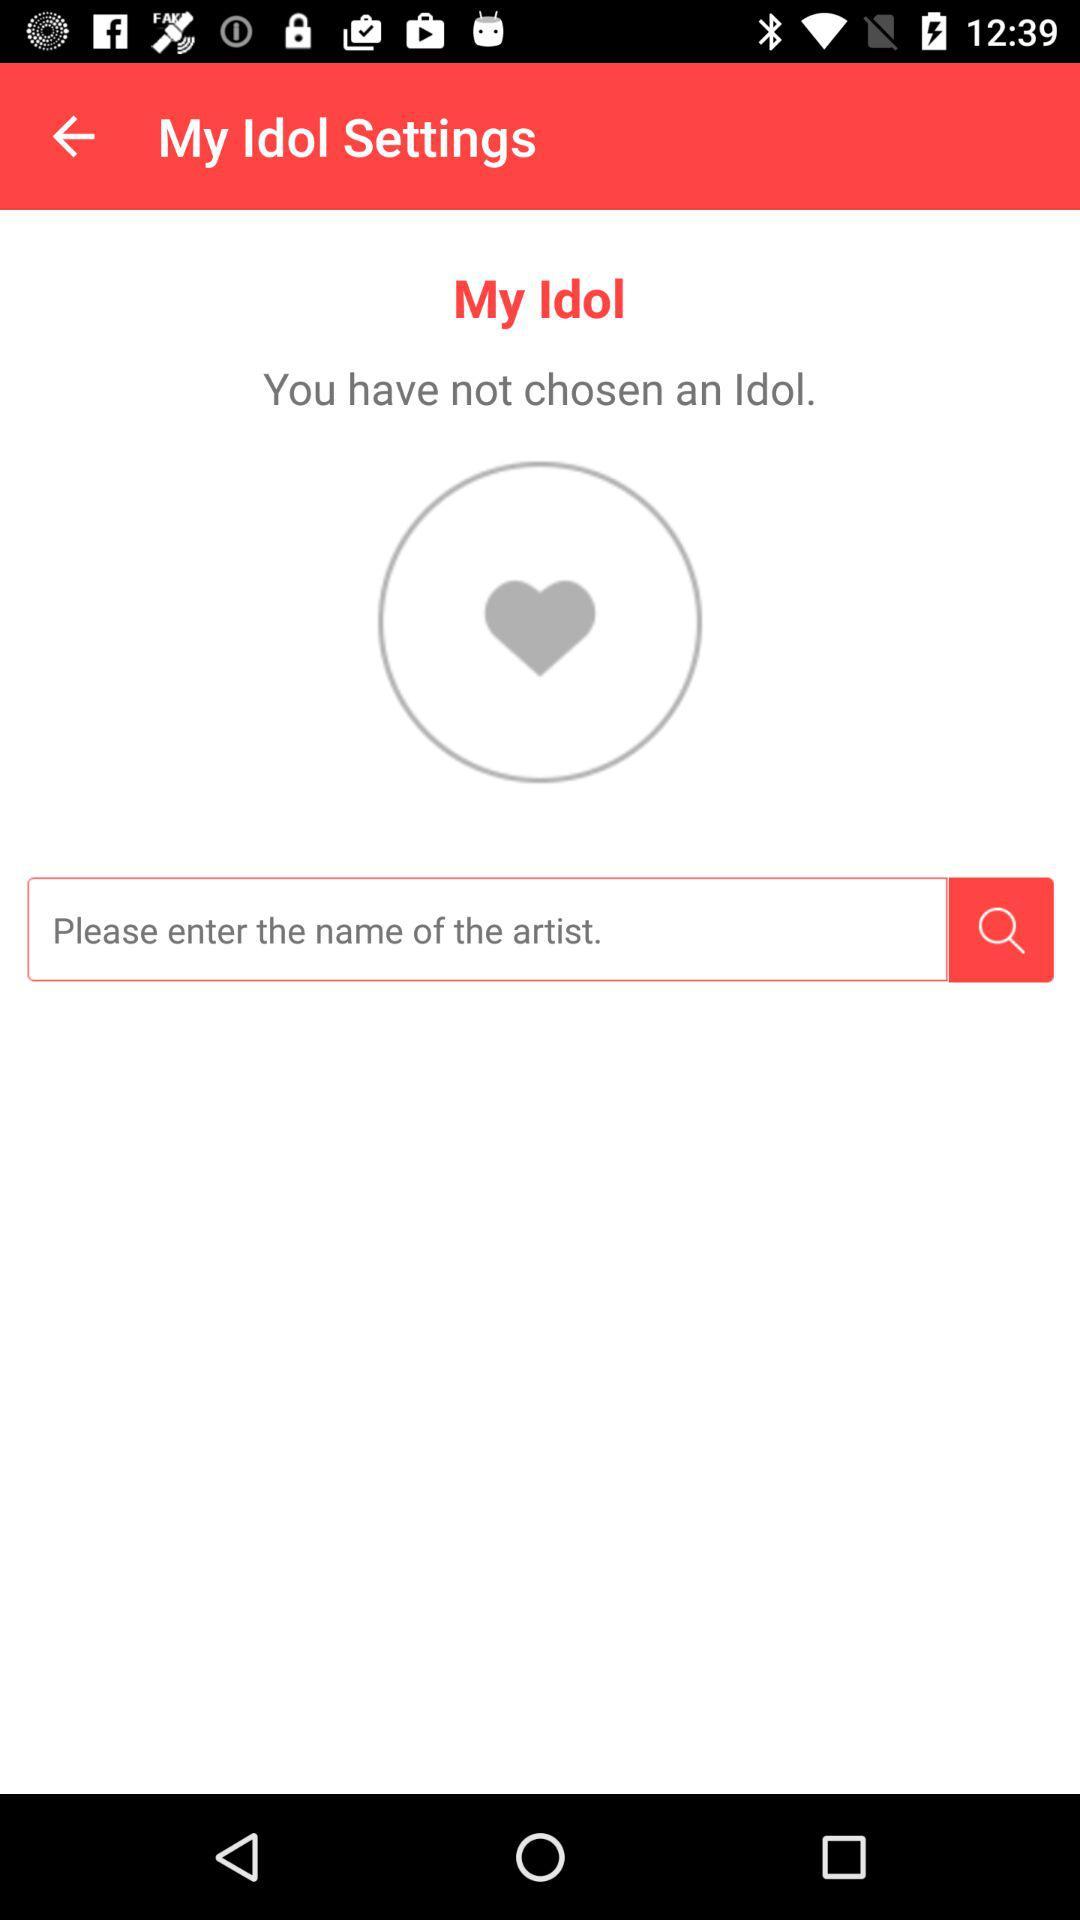  I want to click on search, so click(1001, 929).